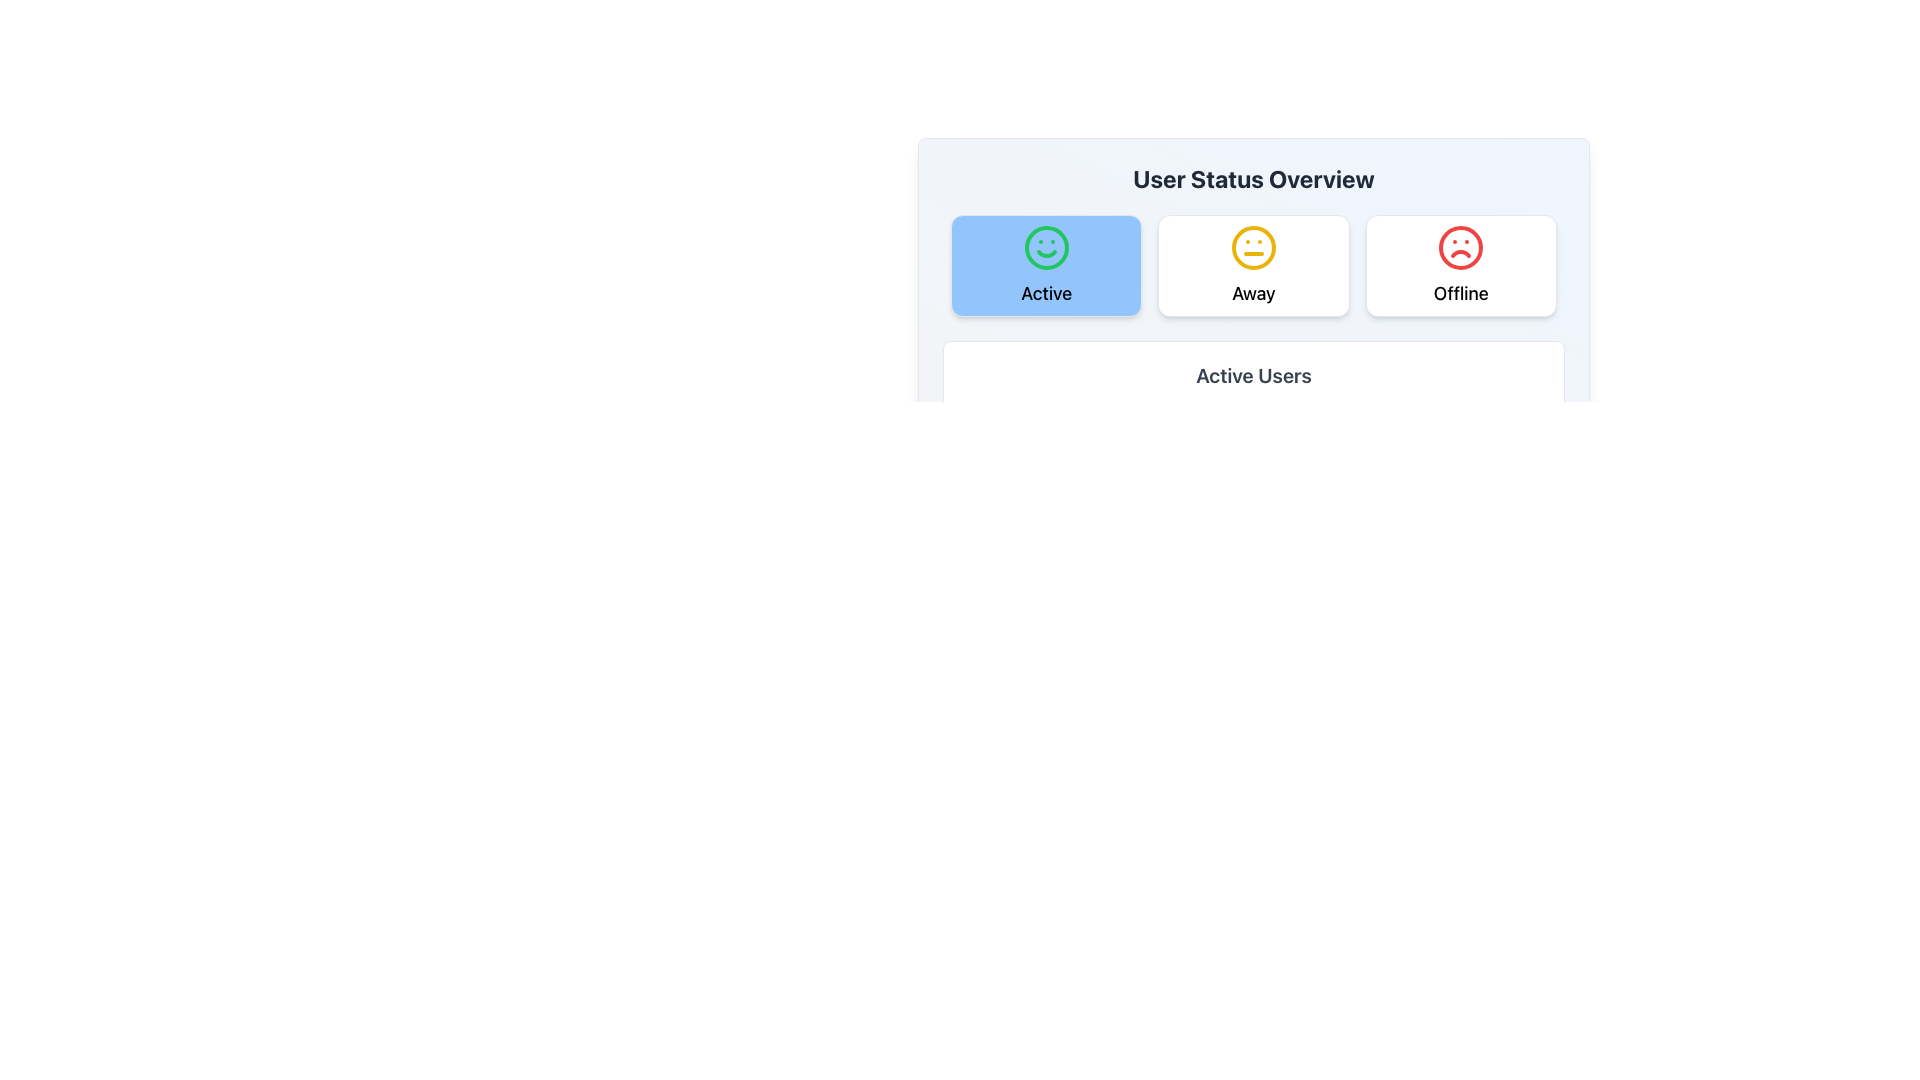  What do you see at coordinates (1252, 265) in the screenshot?
I see `the rectangular button with a white background and a yellow neutral face emoji labeled 'Away'` at bounding box center [1252, 265].